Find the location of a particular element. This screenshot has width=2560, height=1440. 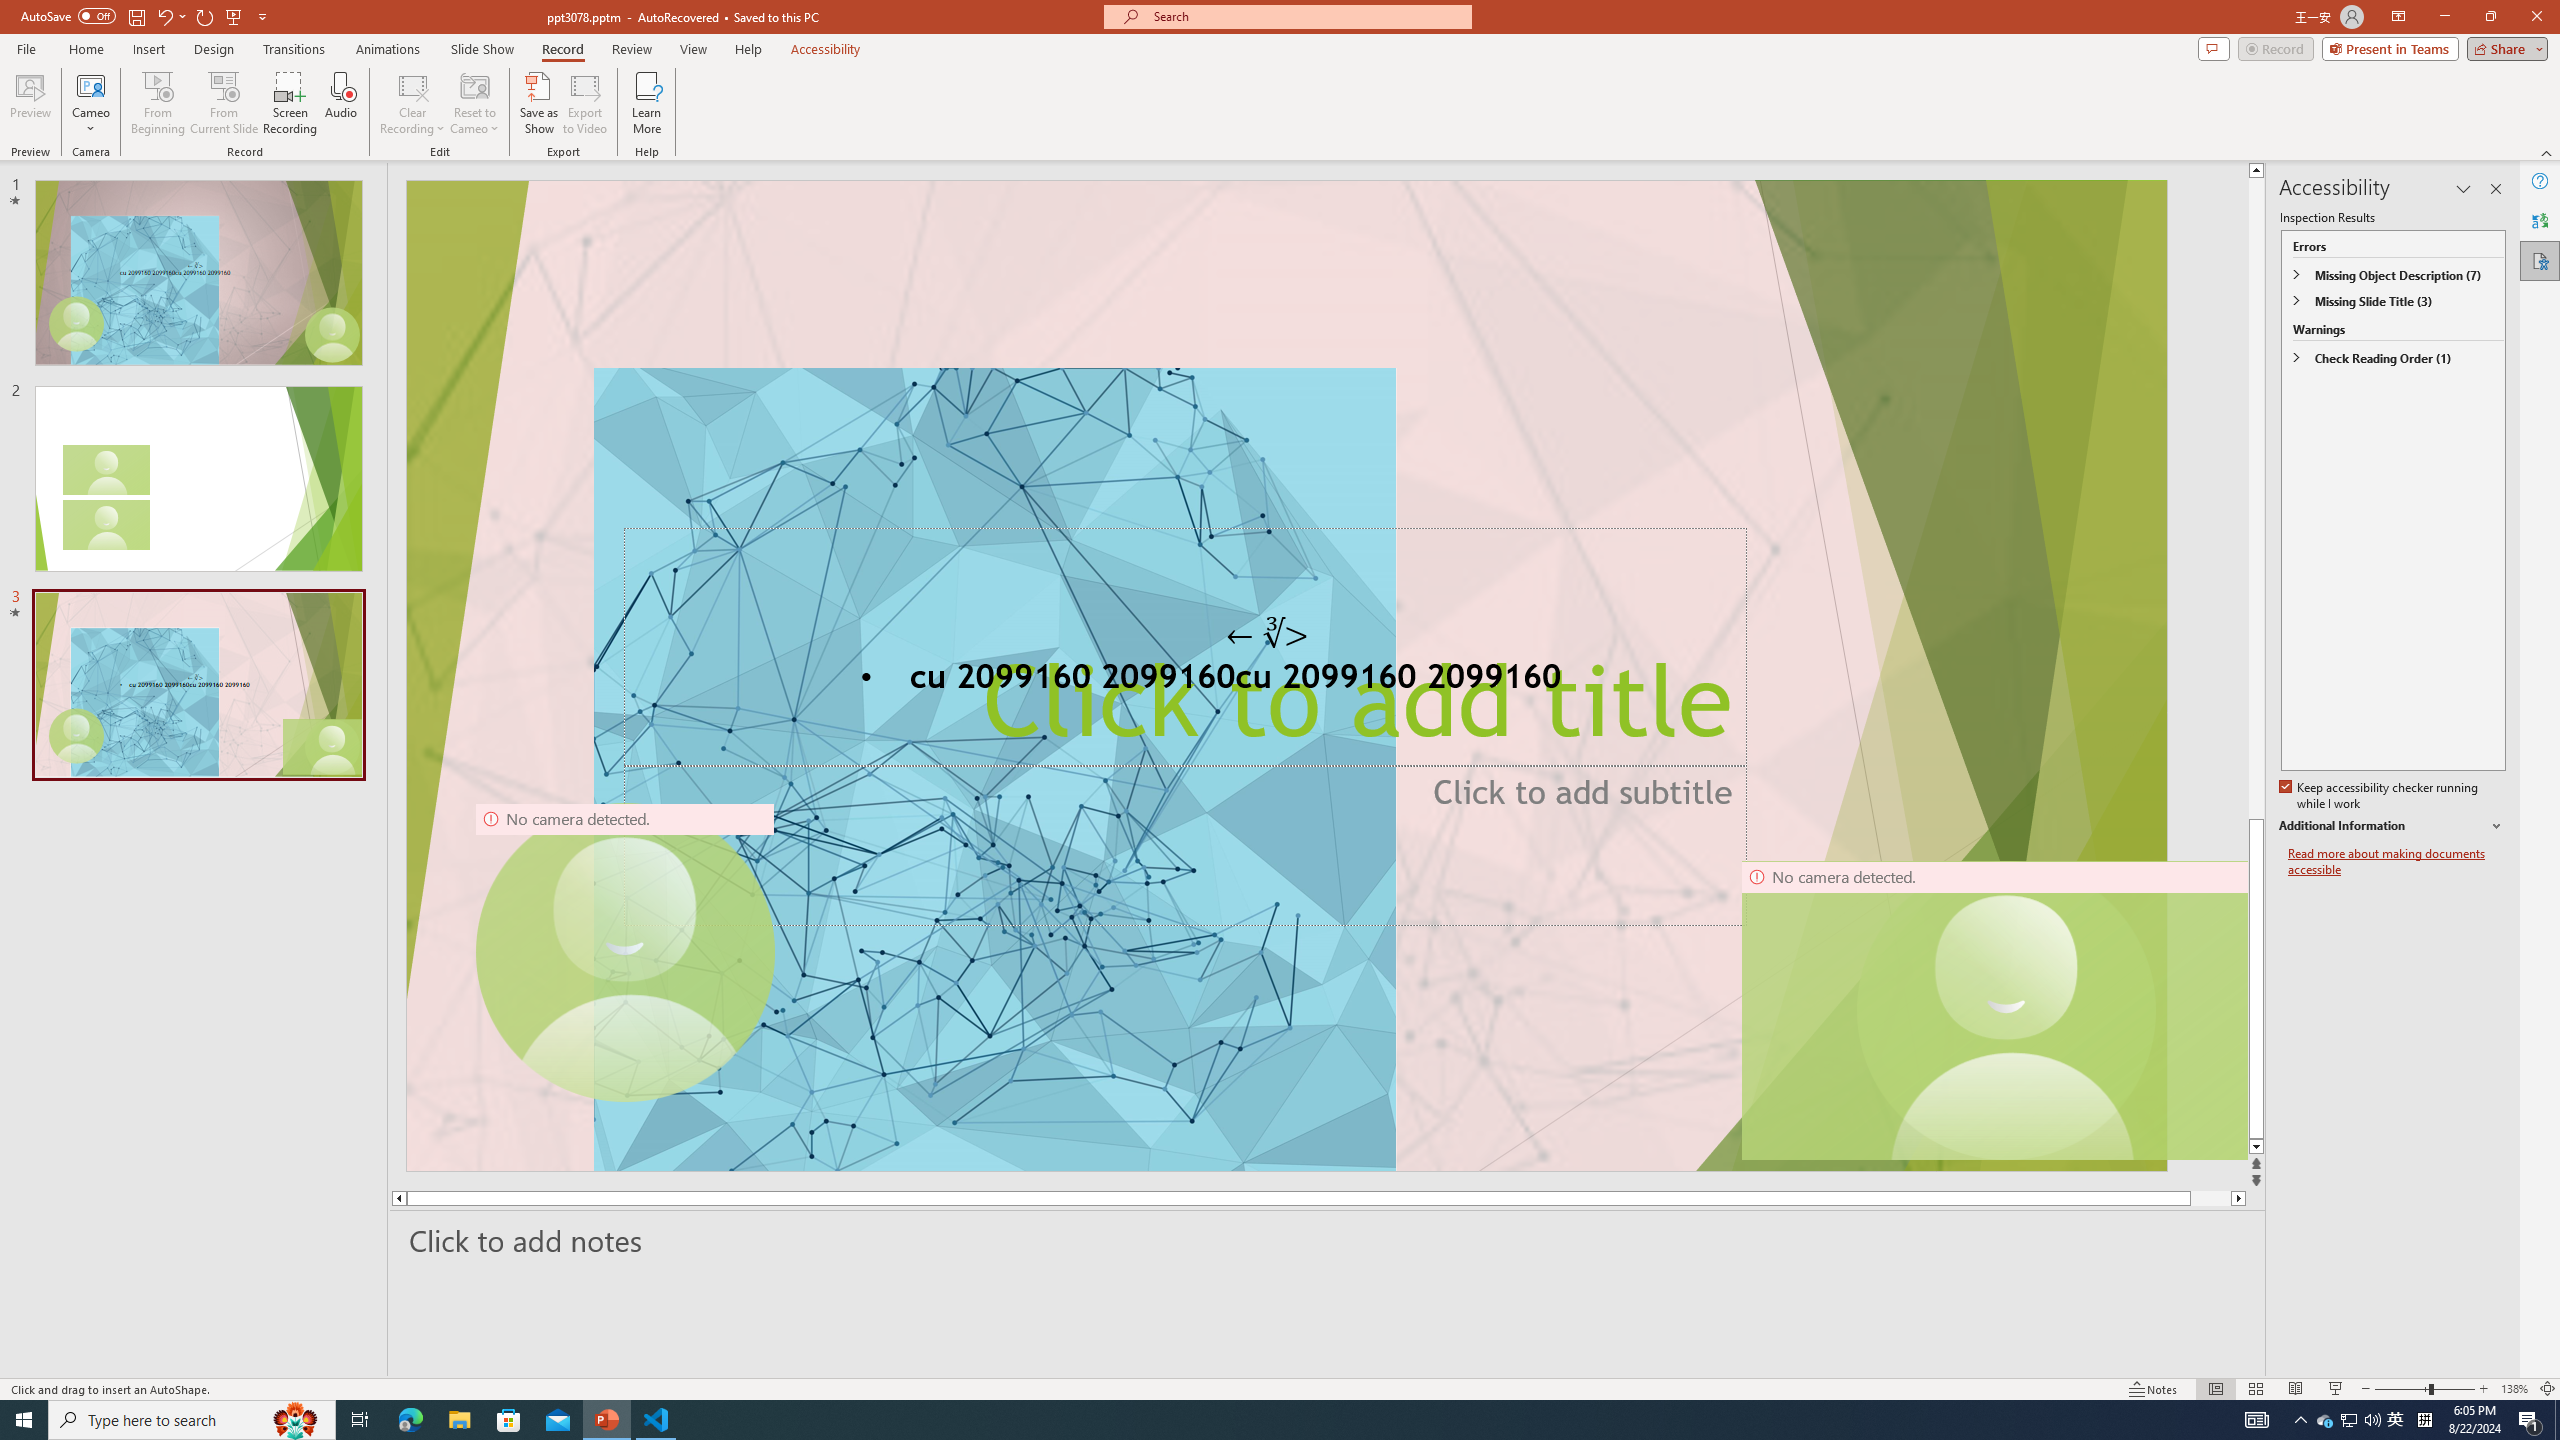

'Slide Notes' is located at coordinates (1328, 1240).